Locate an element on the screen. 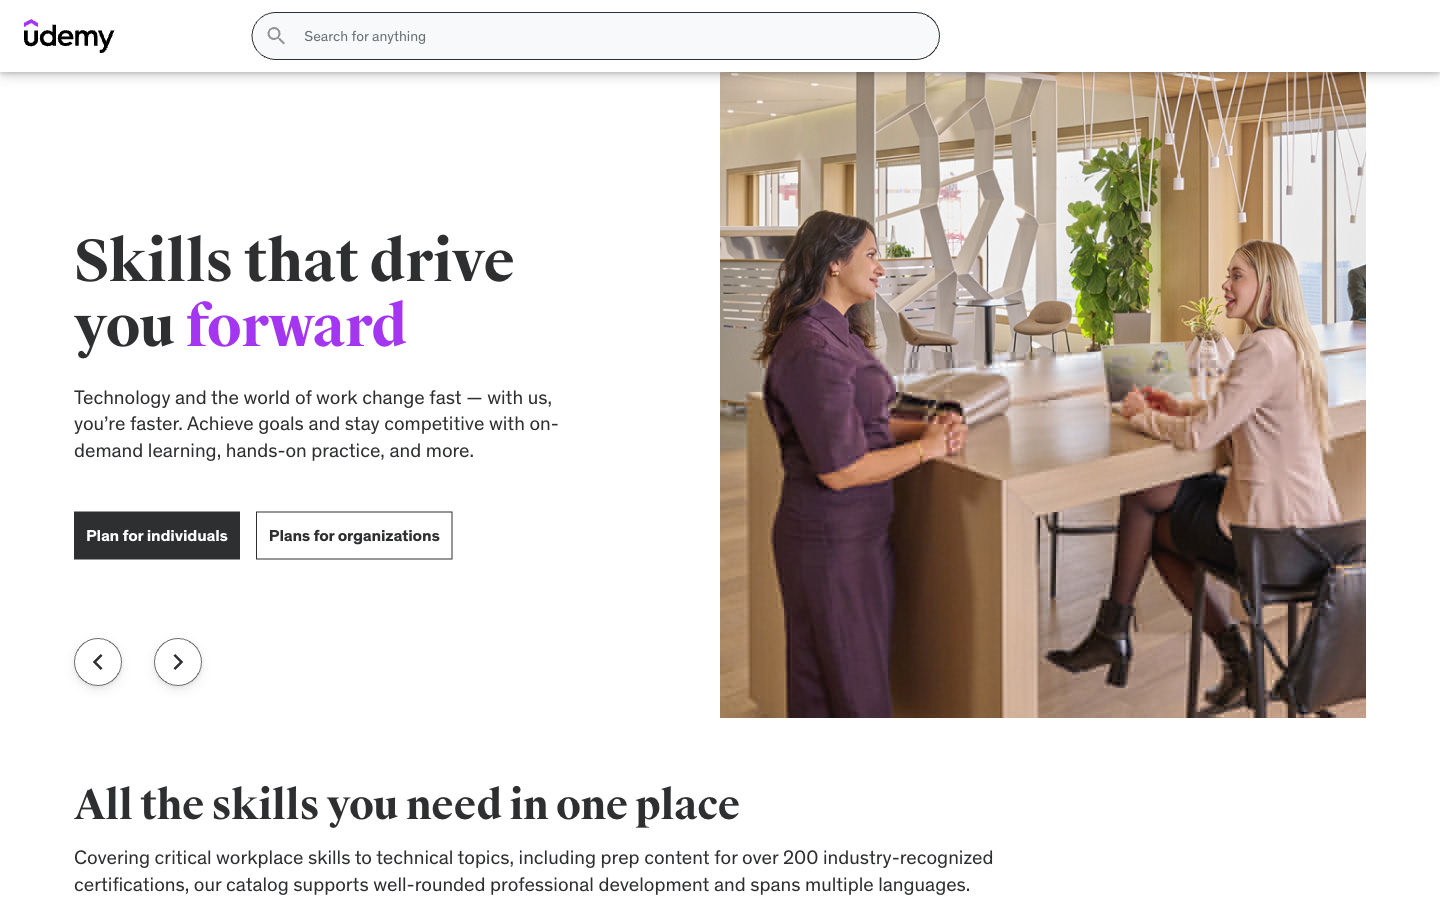 Image resolution: width=1440 pixels, height=900 pixels. Visit the Phones category is located at coordinates (768, 91).